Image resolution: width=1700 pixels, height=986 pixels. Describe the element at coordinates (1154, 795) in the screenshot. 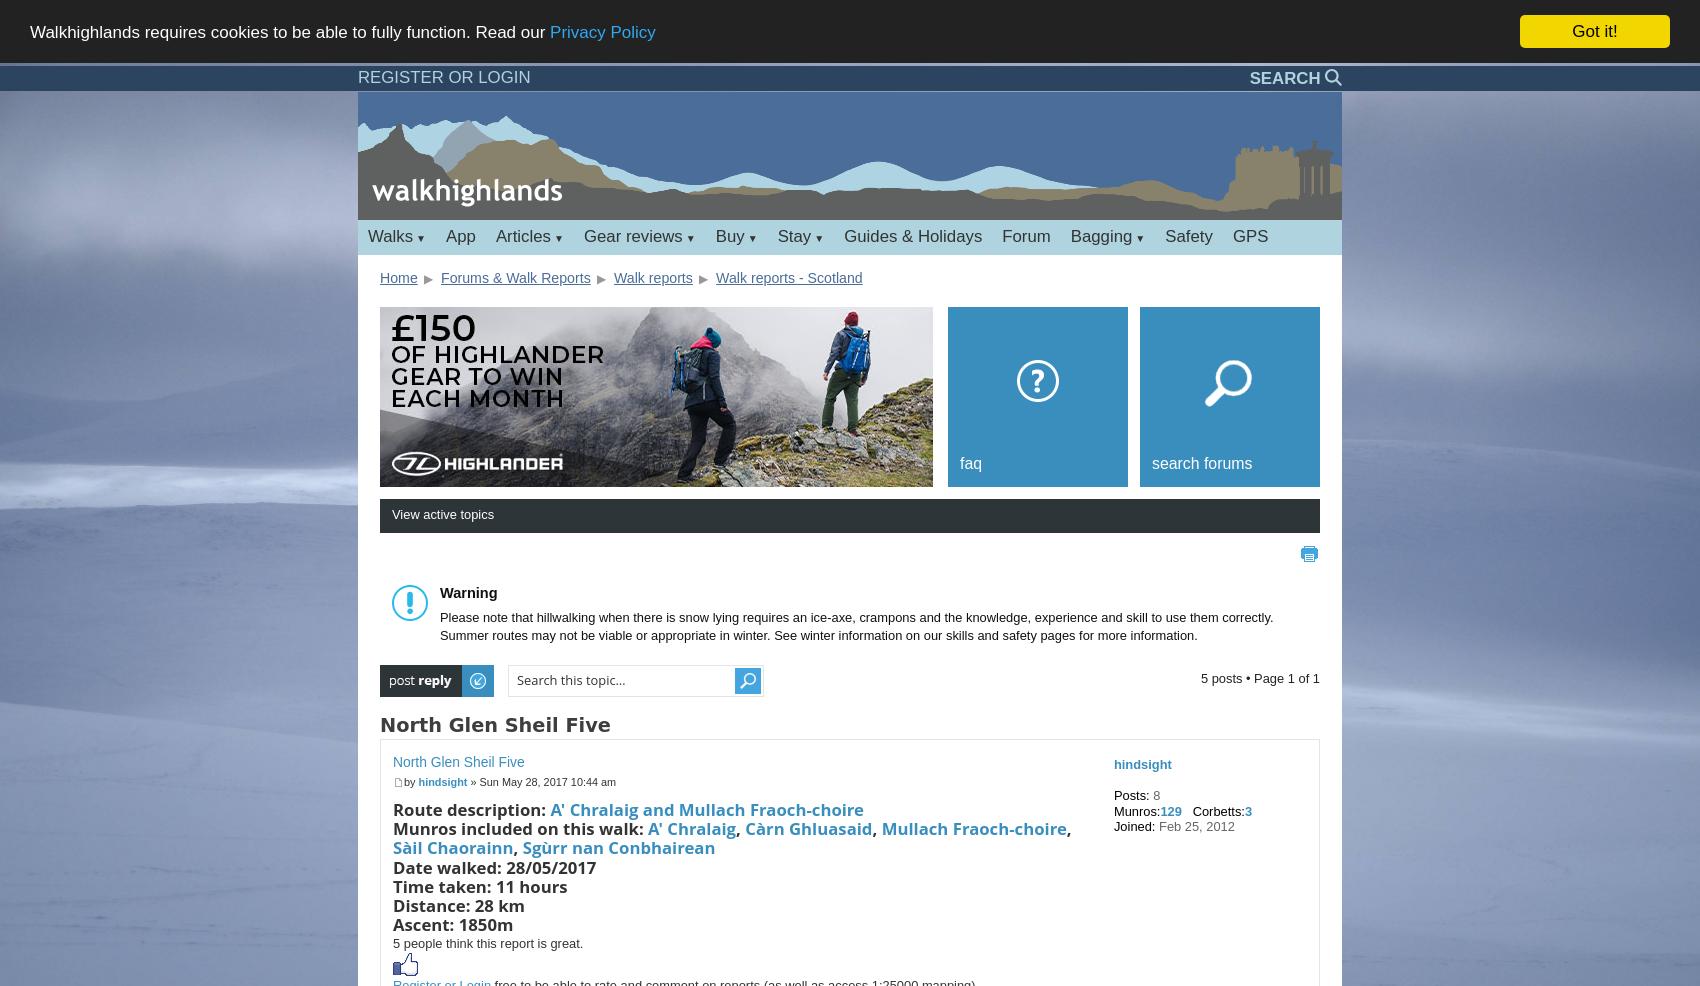

I see `'8'` at that location.